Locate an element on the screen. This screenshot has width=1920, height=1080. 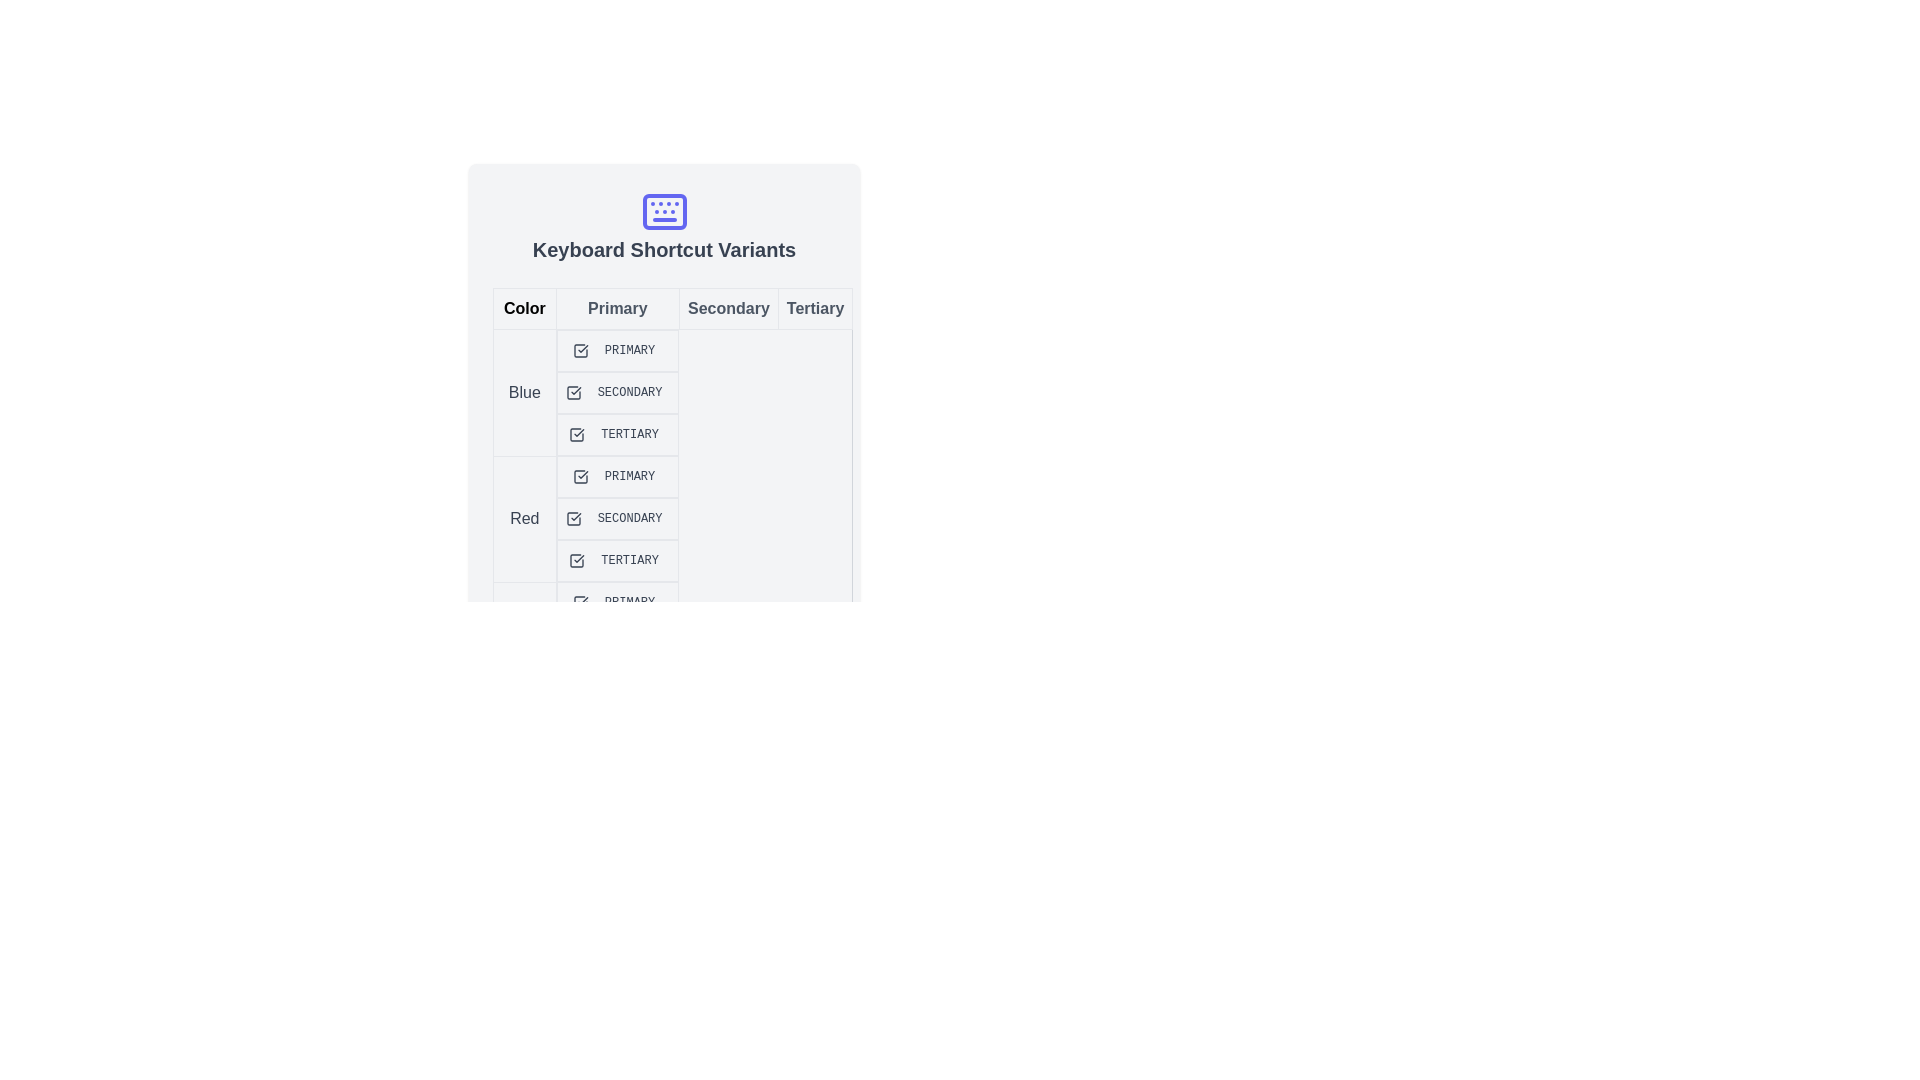
the tabular cell is located at coordinates (617, 601).